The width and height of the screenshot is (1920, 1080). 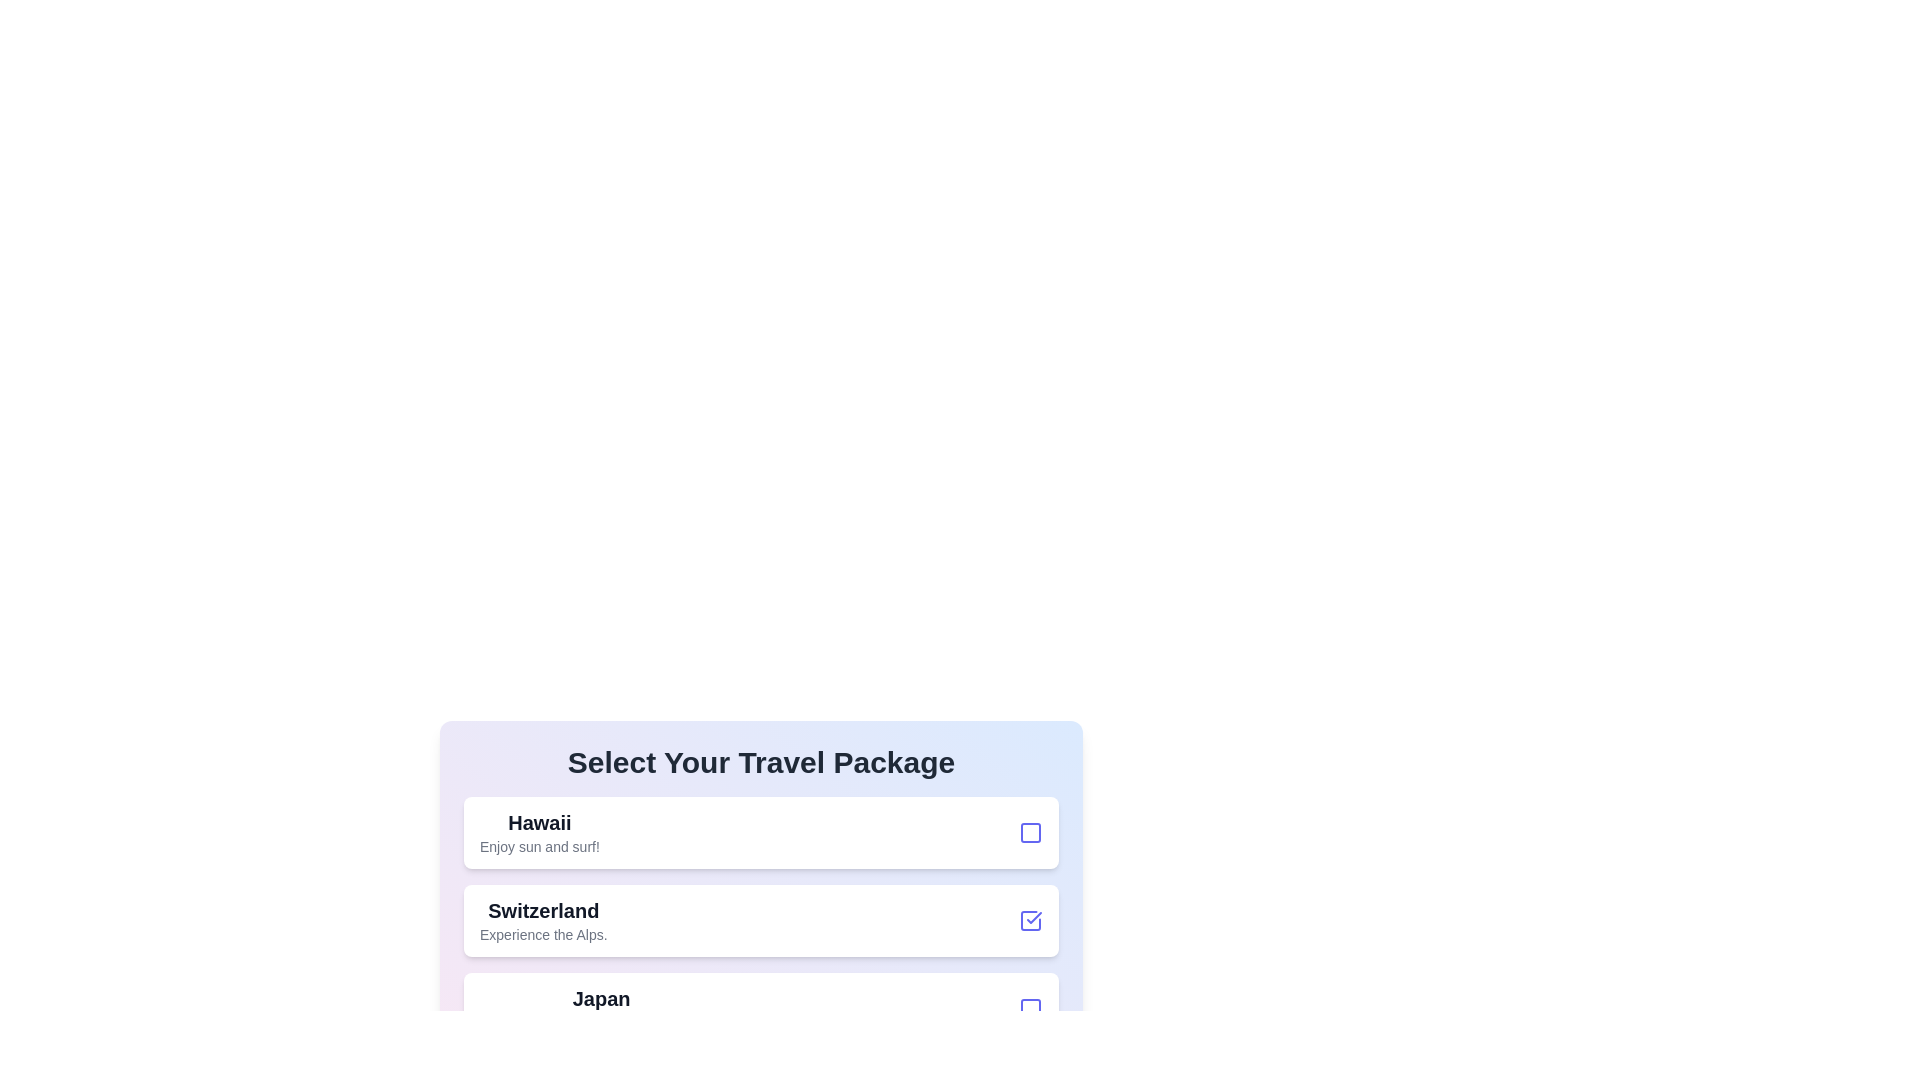 I want to click on the travel package list item corresponding to Hawaii, so click(x=760, y=833).